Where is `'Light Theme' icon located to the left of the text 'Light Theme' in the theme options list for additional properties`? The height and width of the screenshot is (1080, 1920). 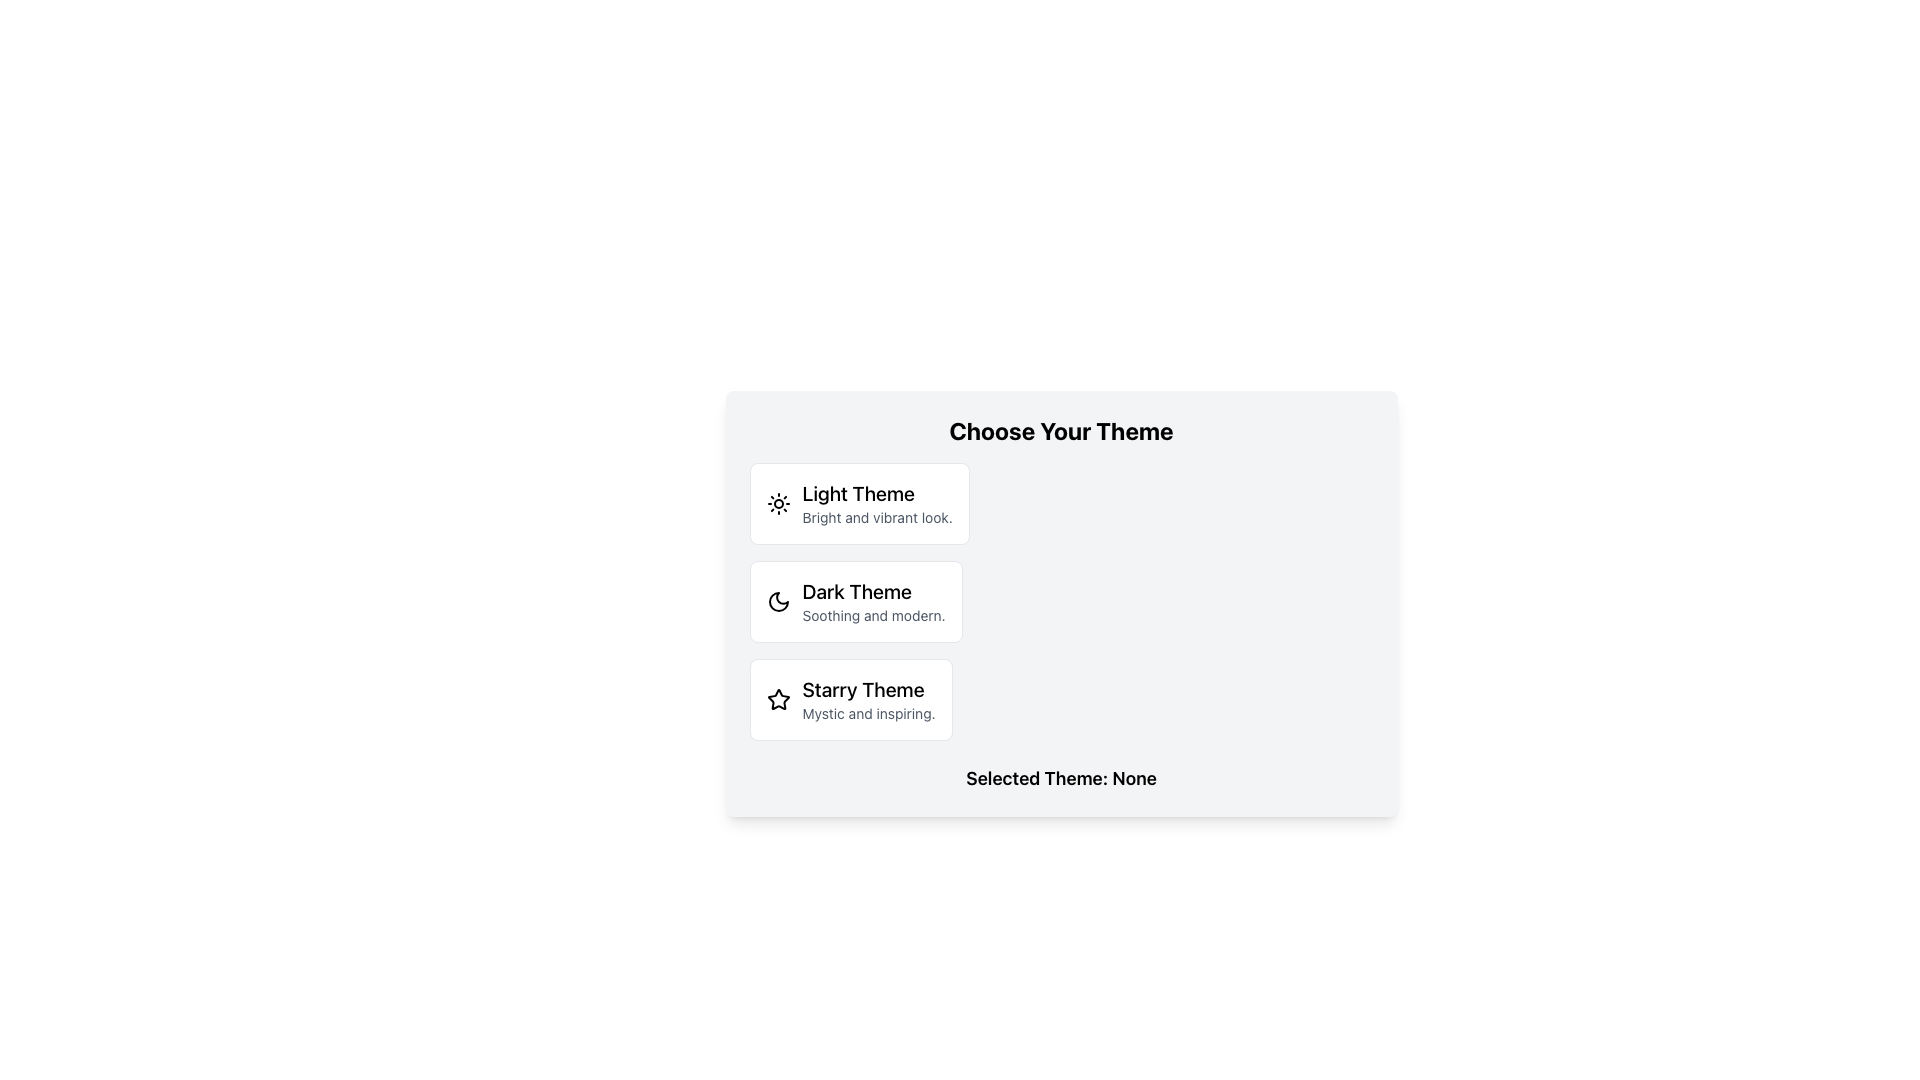 'Light Theme' icon located to the left of the text 'Light Theme' in the theme options list for additional properties is located at coordinates (777, 503).